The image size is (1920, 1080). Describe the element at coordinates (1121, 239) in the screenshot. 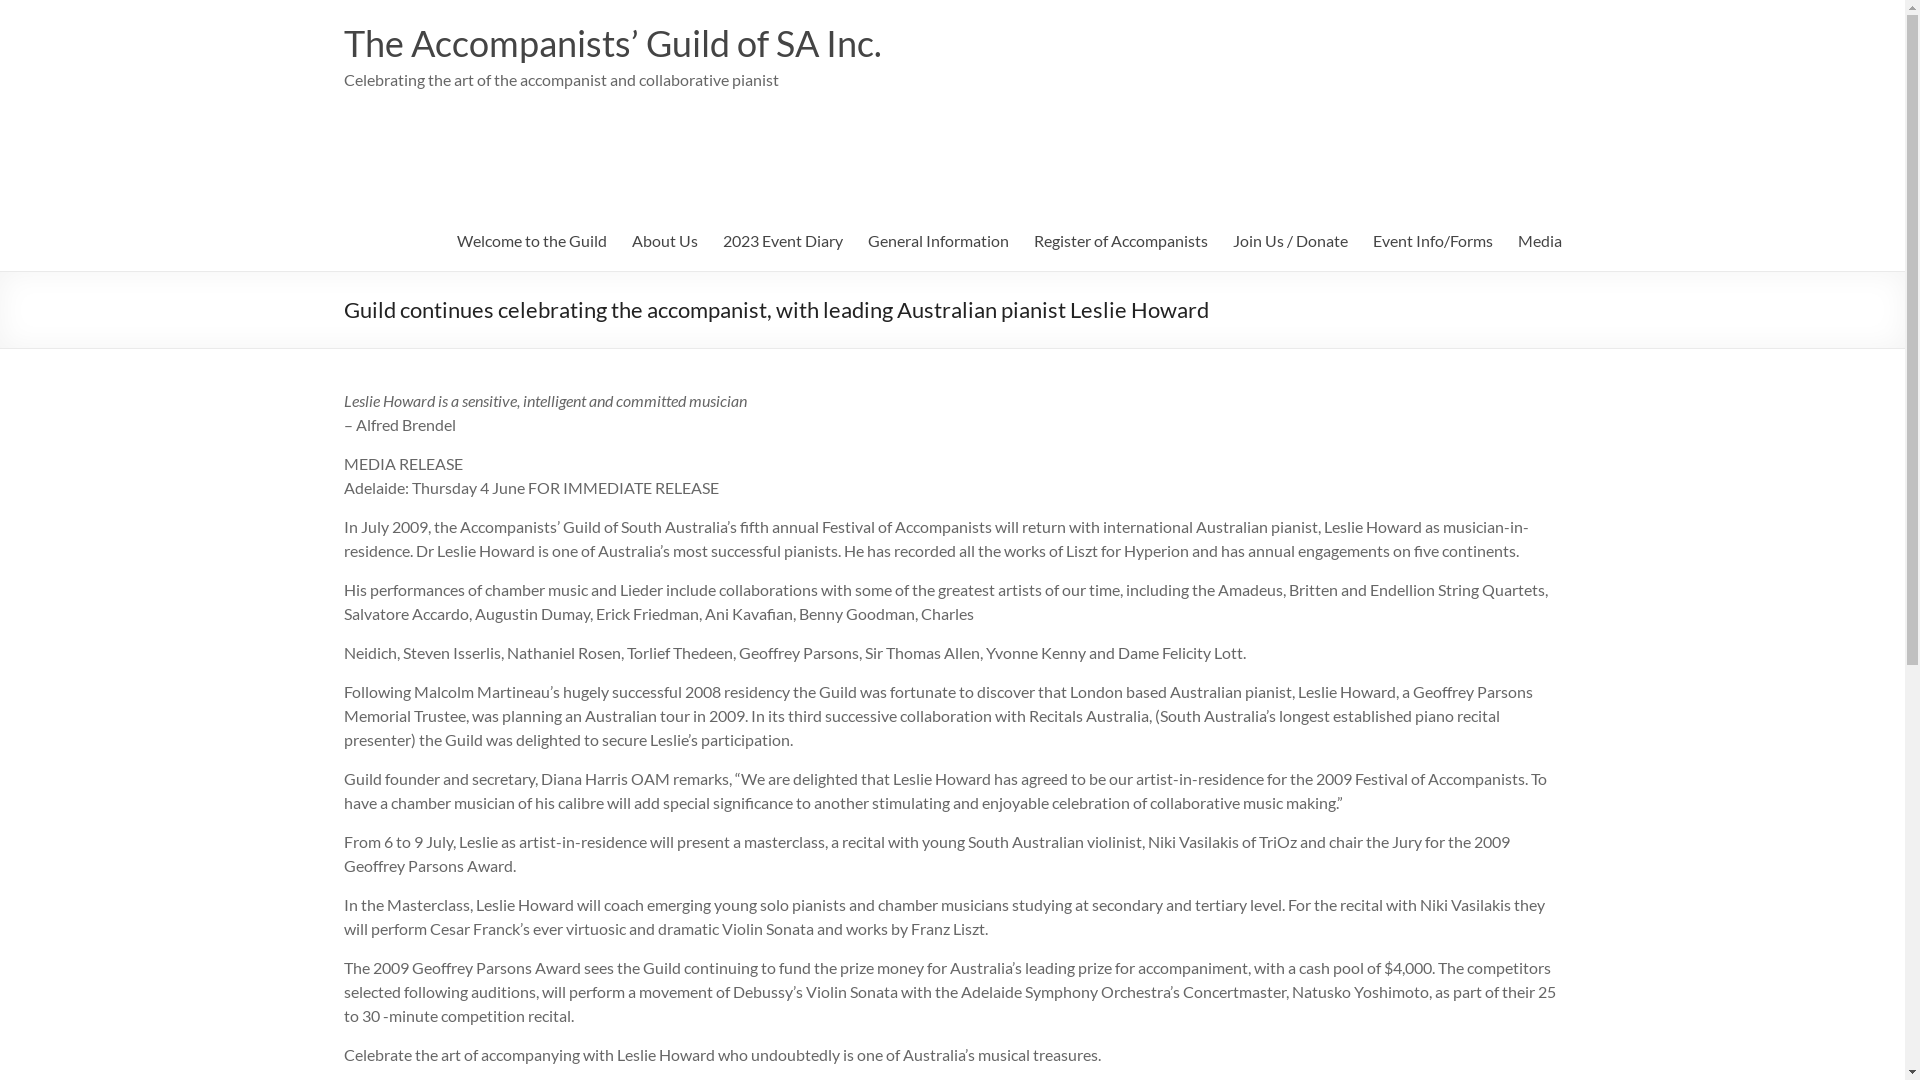

I see `'Register of Accompanists'` at that location.